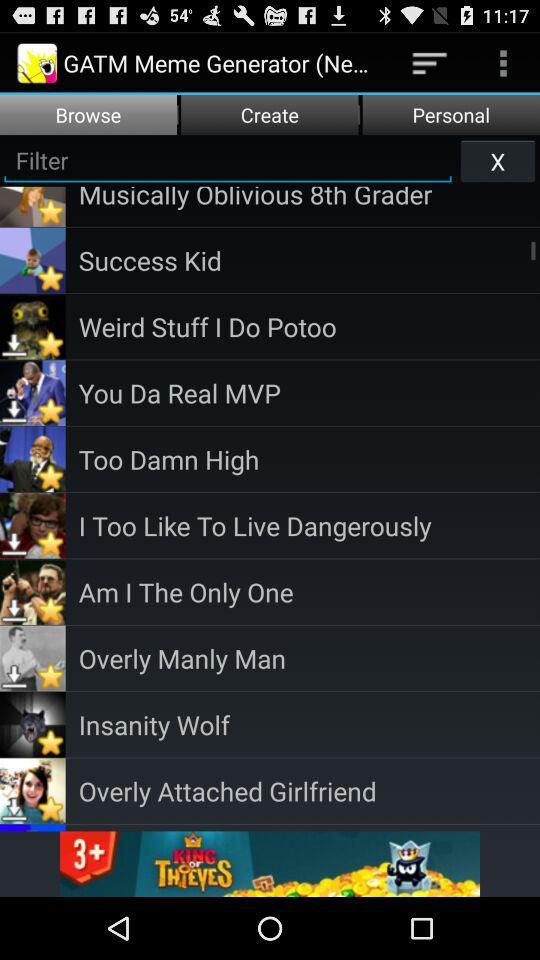 This screenshot has height=960, width=540. What do you see at coordinates (309, 657) in the screenshot?
I see `overly manly man` at bounding box center [309, 657].